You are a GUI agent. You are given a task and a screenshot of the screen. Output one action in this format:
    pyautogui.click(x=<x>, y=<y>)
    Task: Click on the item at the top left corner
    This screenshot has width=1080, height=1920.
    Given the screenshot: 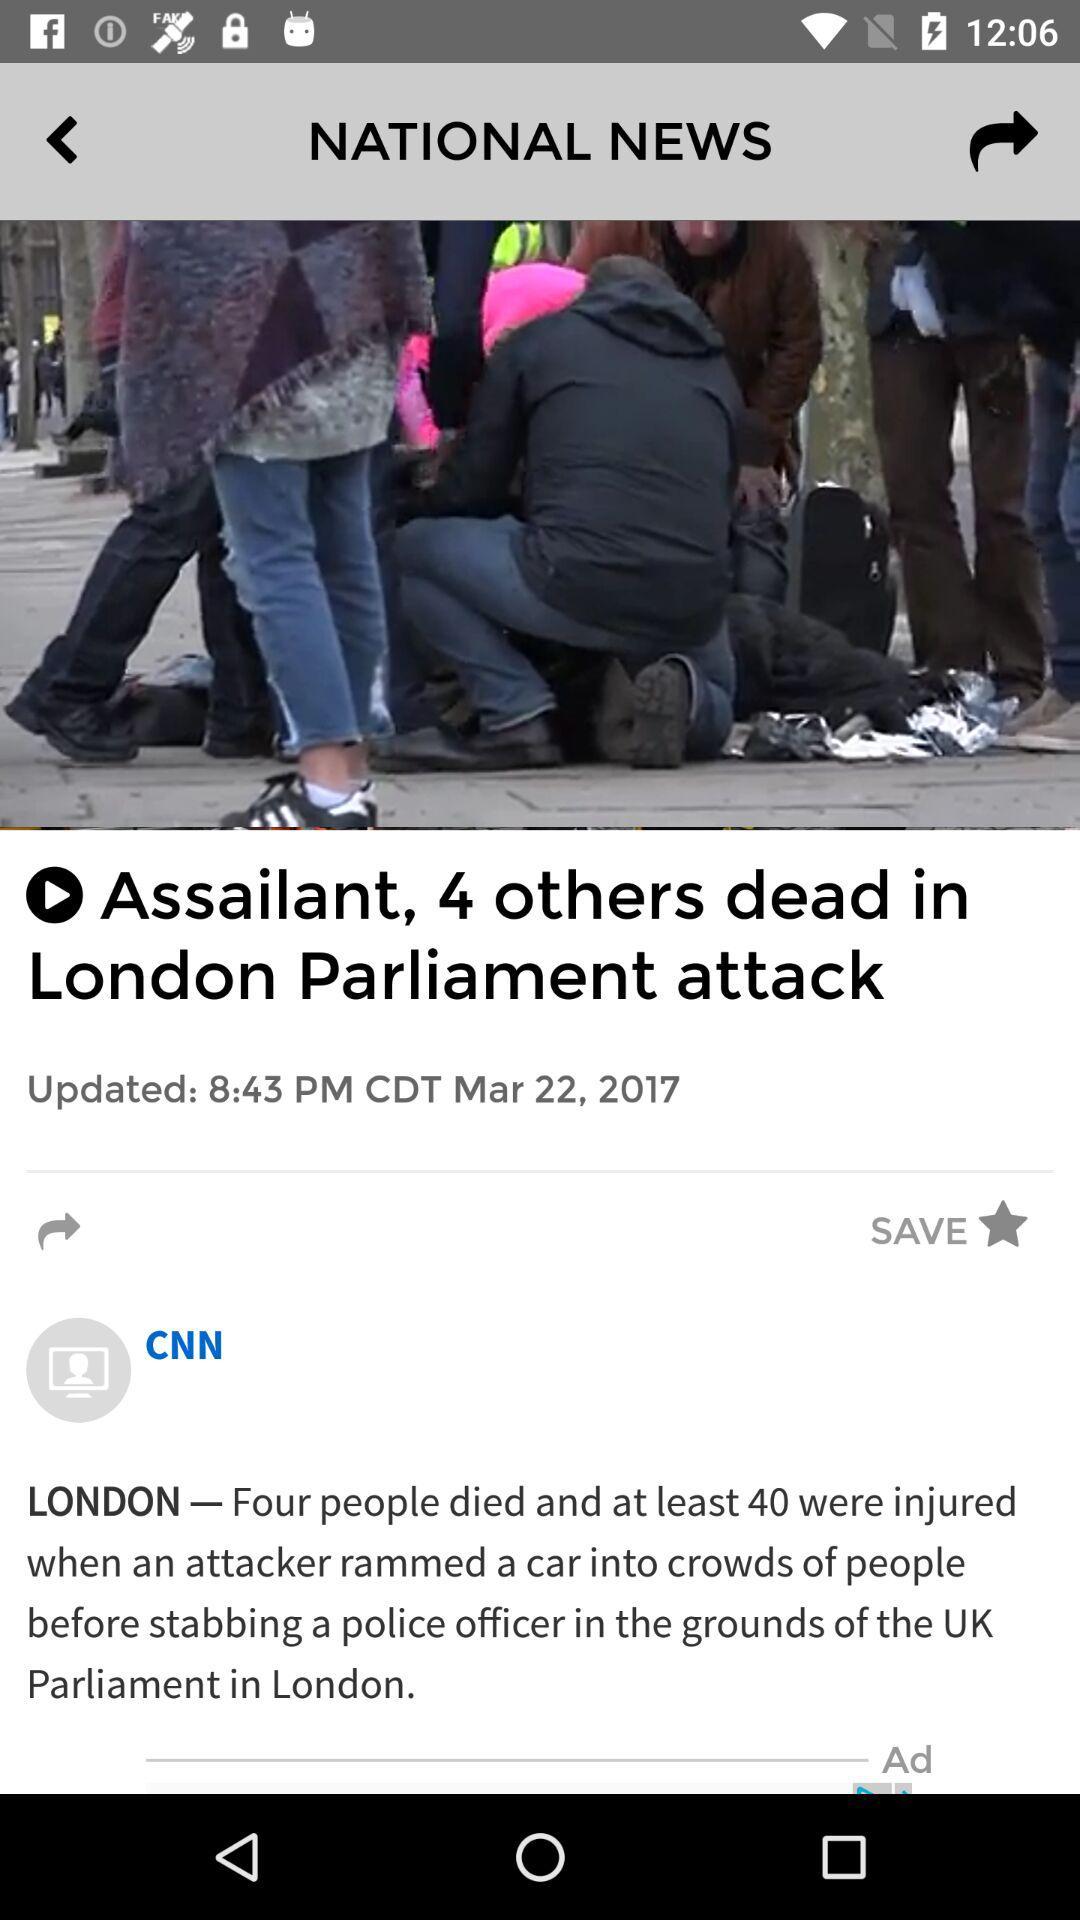 What is the action you would take?
    pyautogui.click(x=107, y=140)
    